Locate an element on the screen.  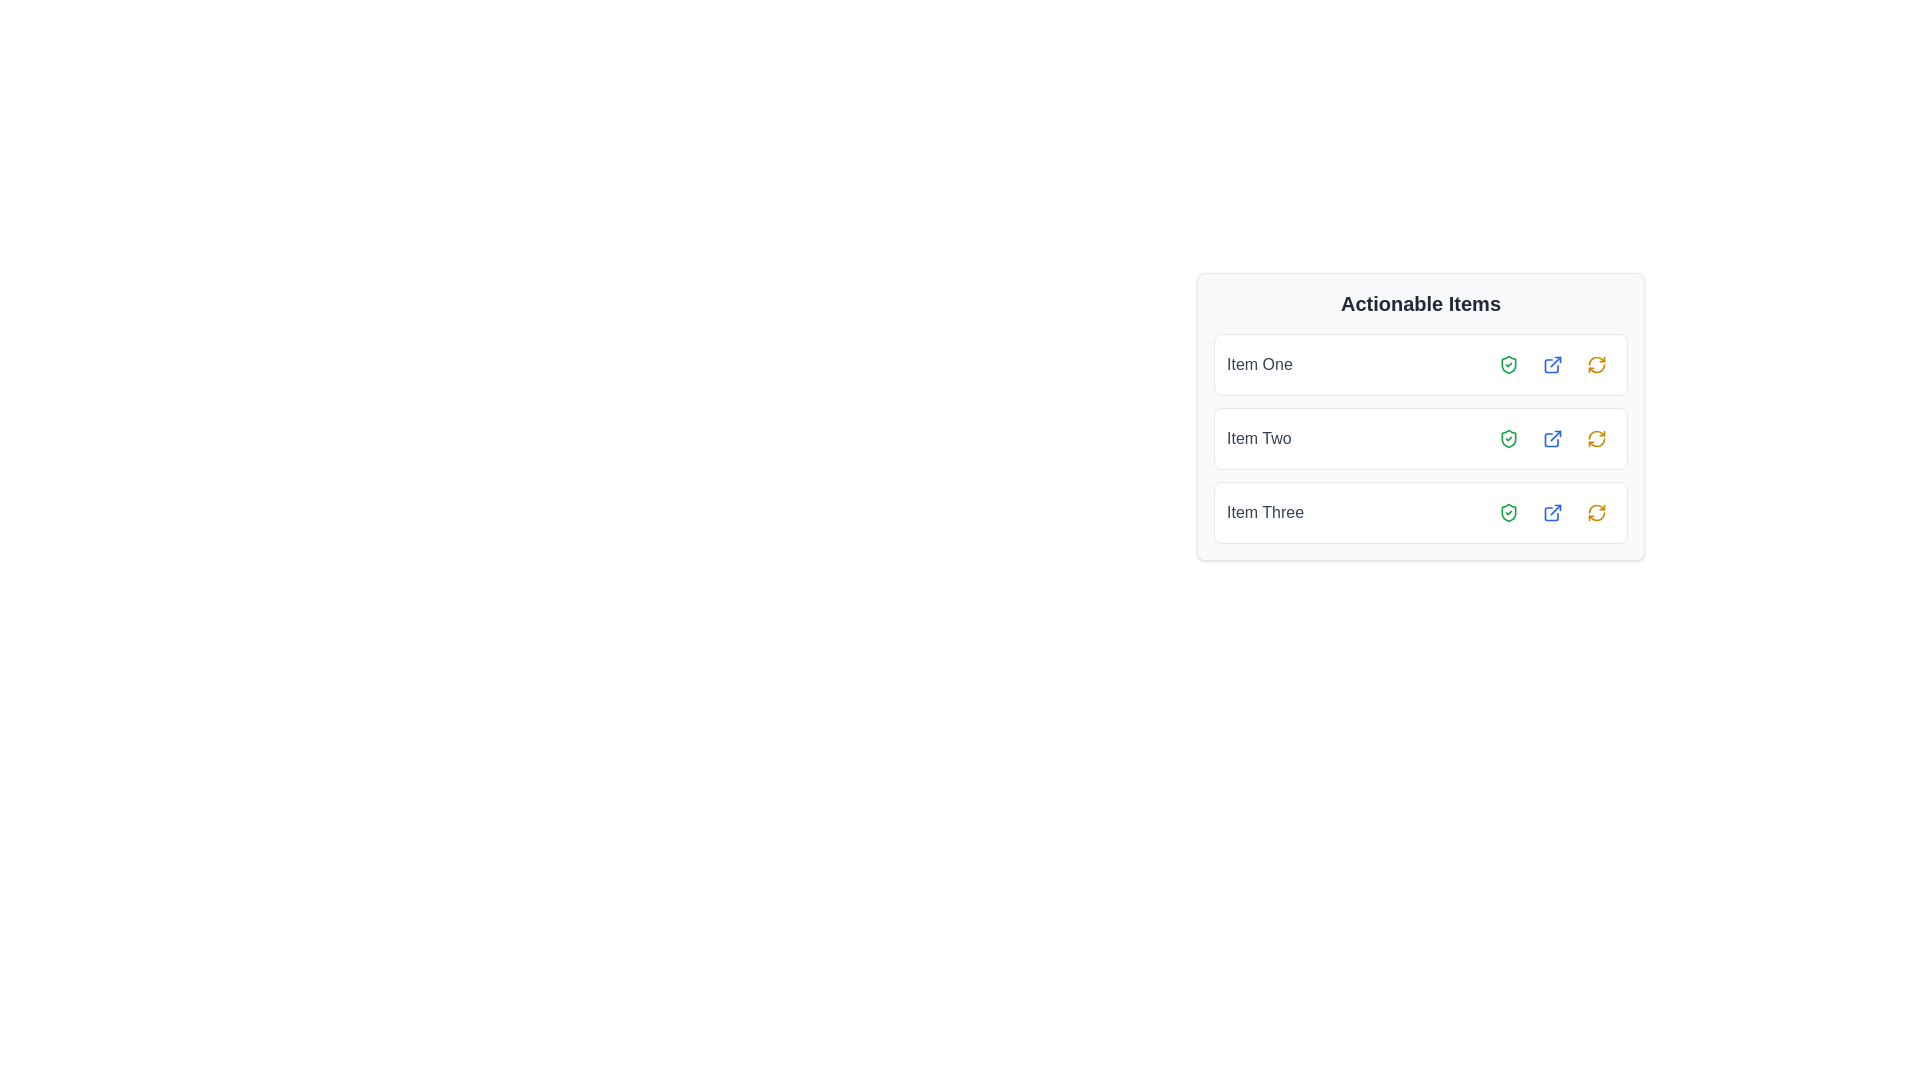
the main body of the shield icon, which has a green border and a red fill, located next to 'Item Two' in the vertical list of actionable items is located at coordinates (1508, 438).